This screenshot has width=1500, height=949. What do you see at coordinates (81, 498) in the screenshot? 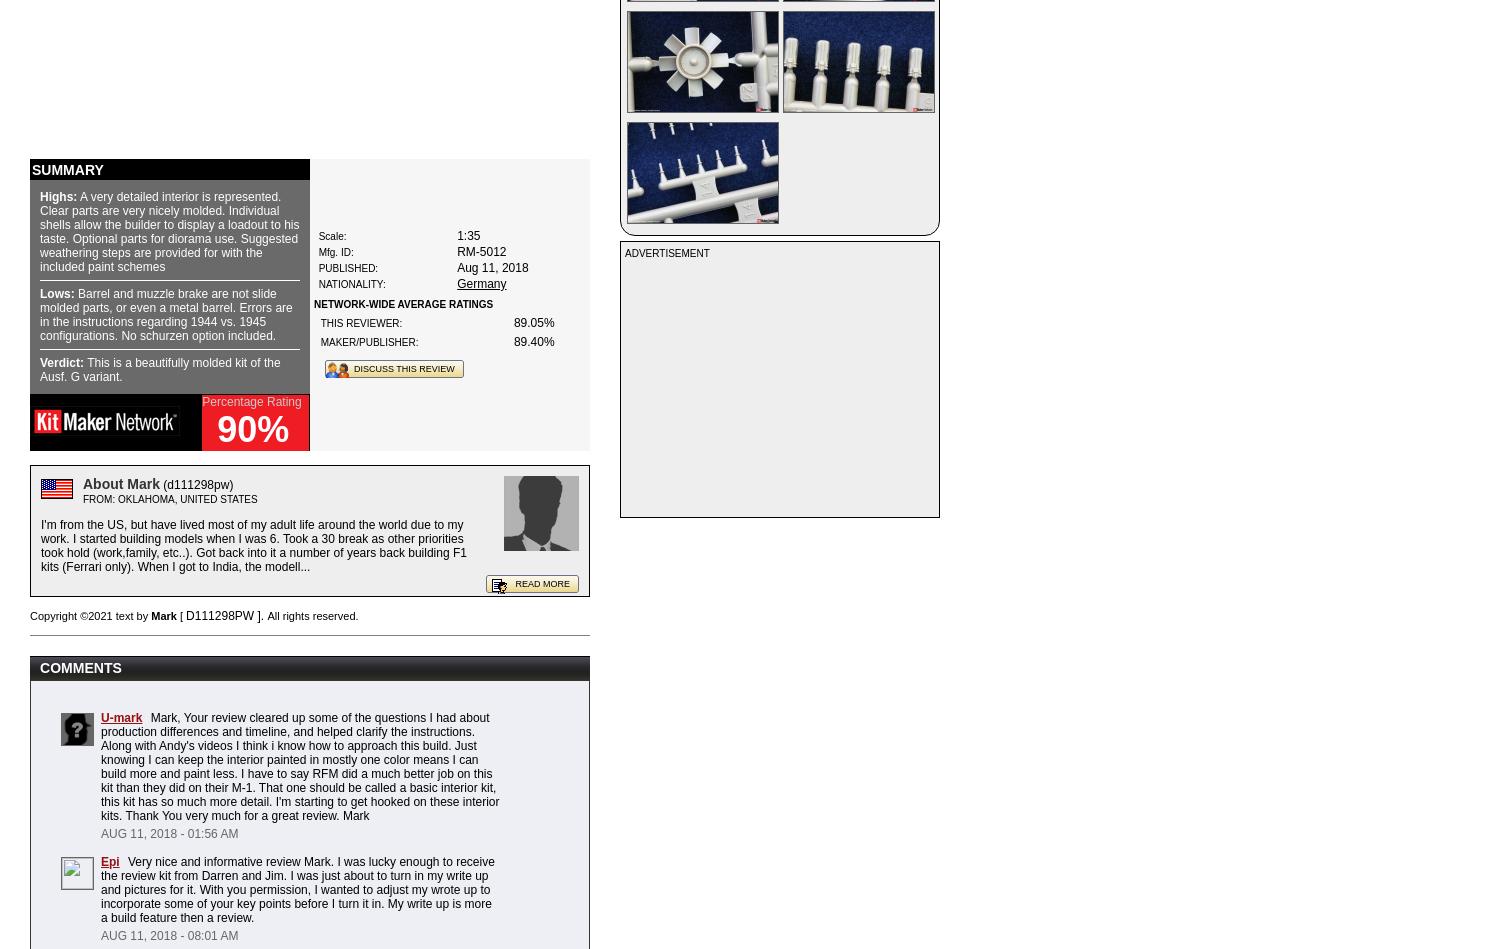
I see `'FROM: OKLAHOMA, UNITED STATES'` at bounding box center [81, 498].